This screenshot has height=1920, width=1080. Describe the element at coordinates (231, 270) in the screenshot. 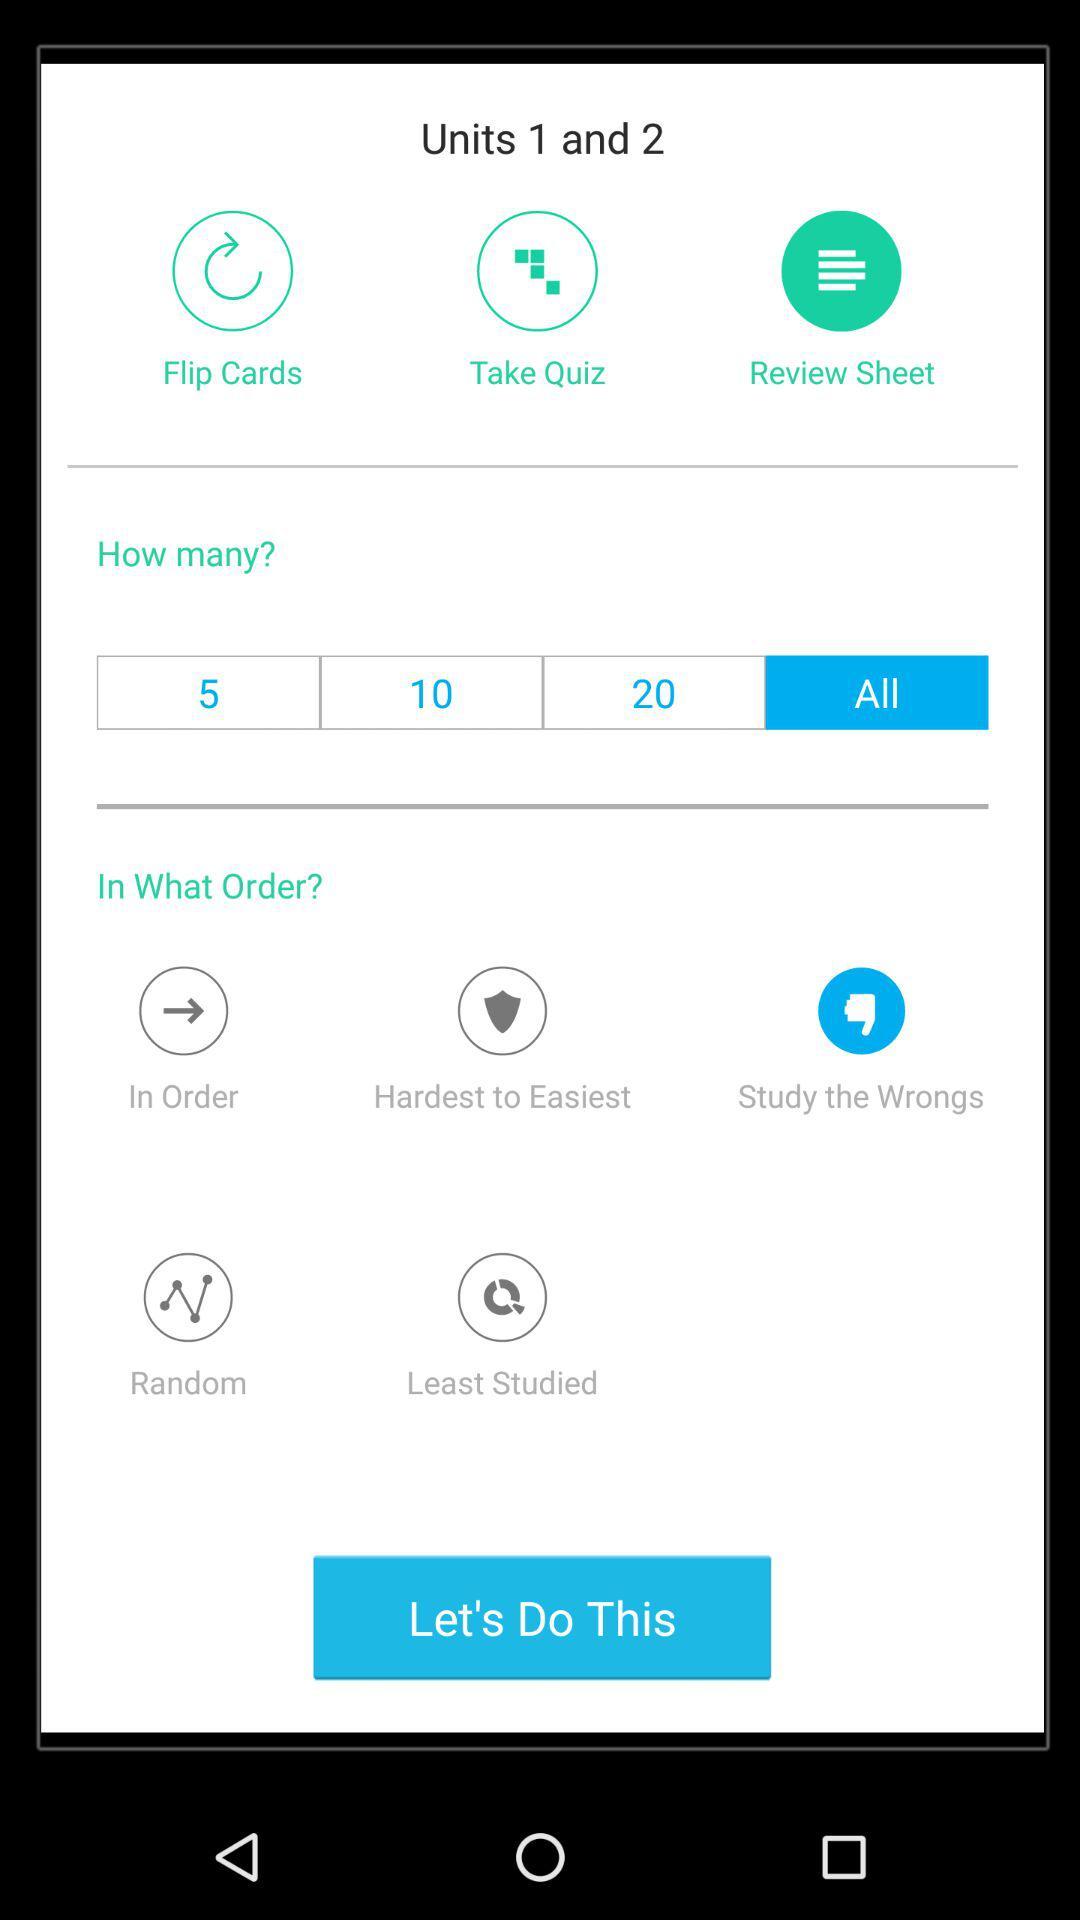

I see `switch autoplay` at that location.